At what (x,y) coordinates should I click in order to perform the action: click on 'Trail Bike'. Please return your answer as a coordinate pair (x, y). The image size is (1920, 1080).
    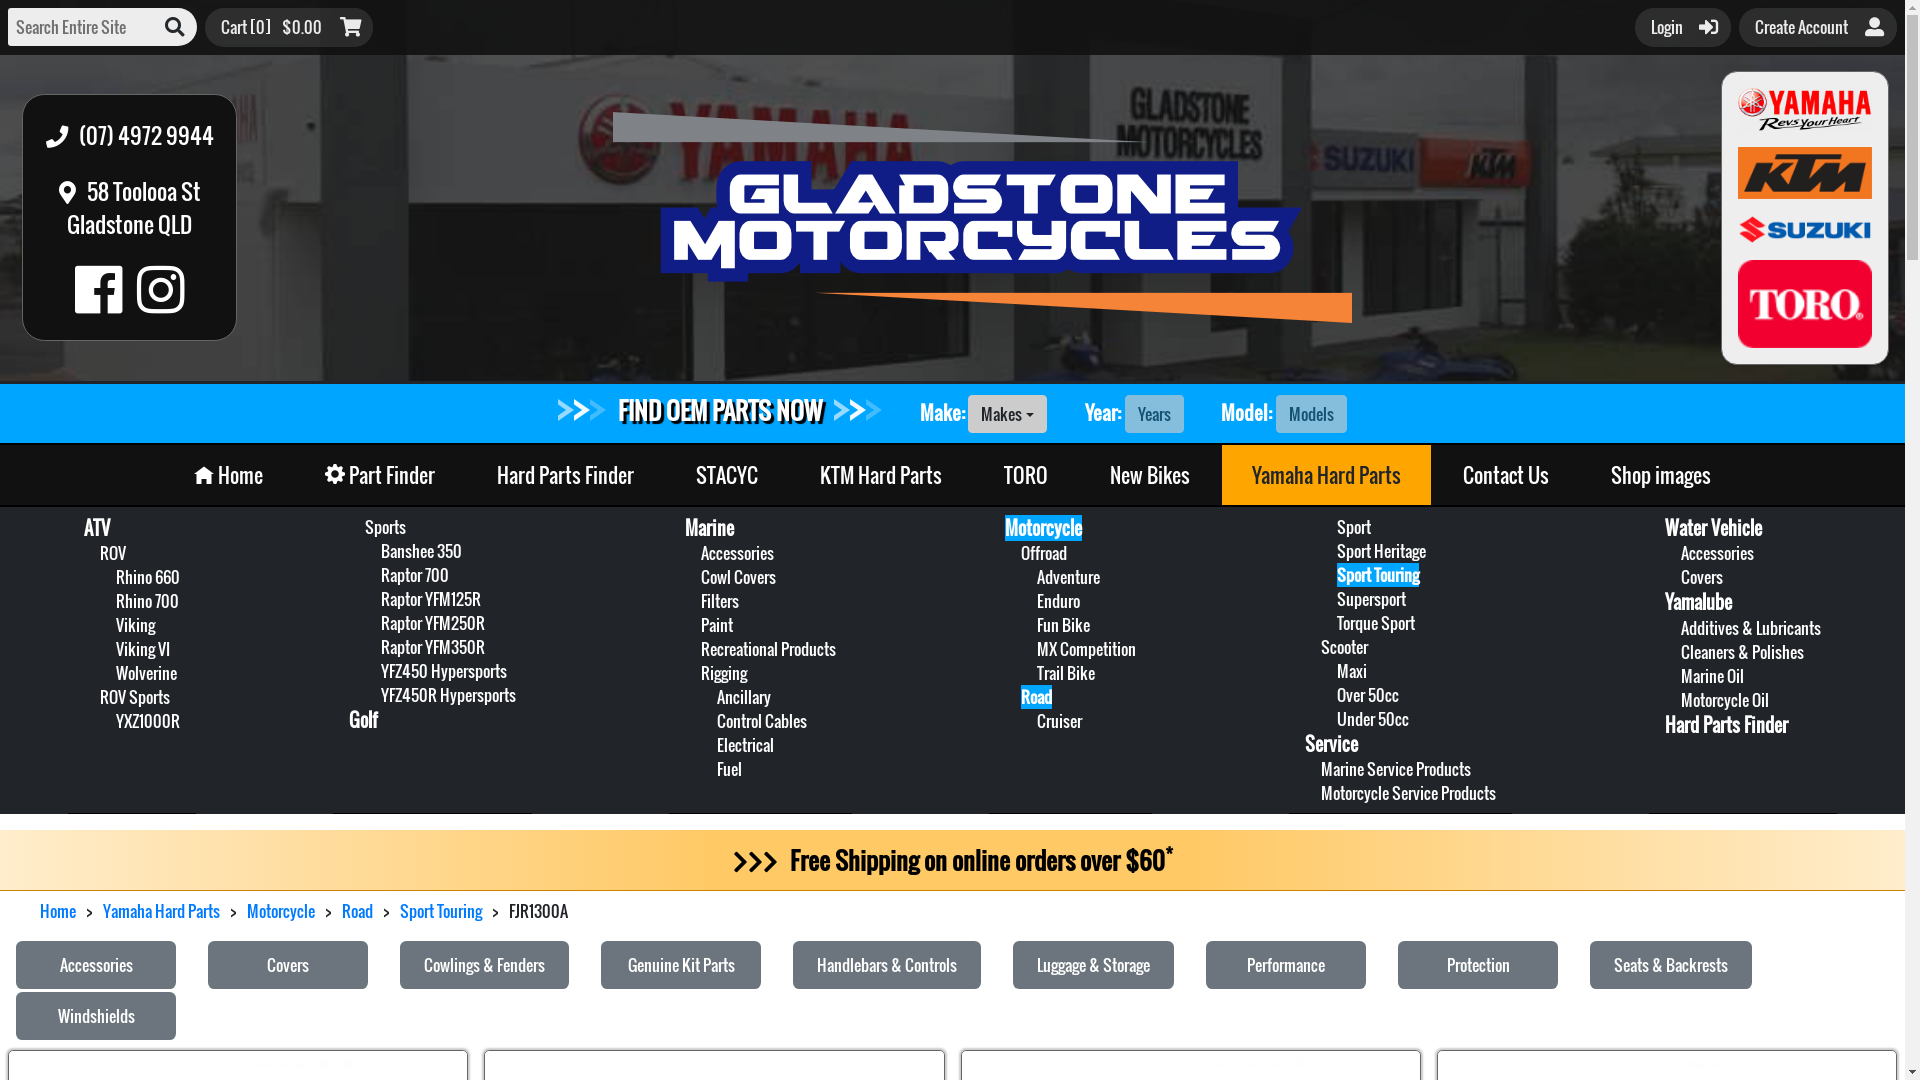
    Looking at the image, I should click on (1064, 672).